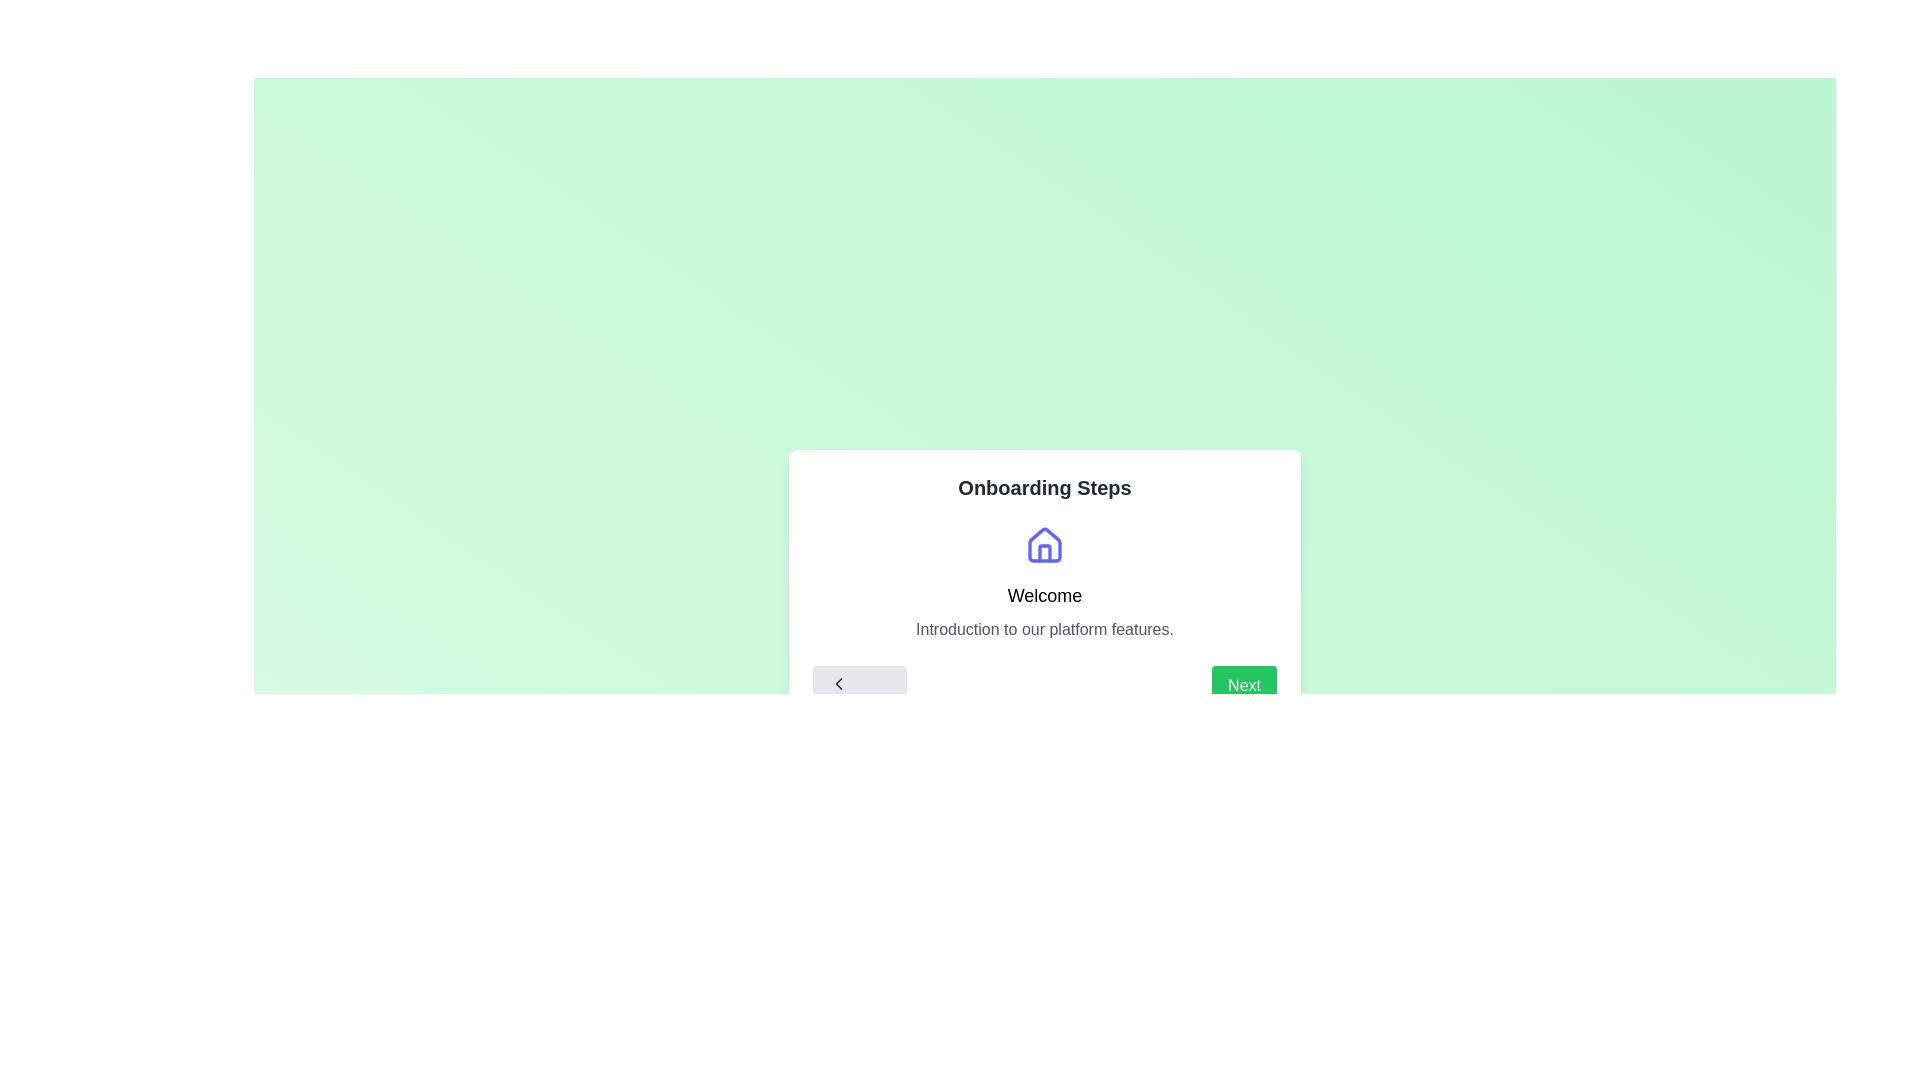 This screenshot has width=1920, height=1080. What do you see at coordinates (1243, 694) in the screenshot?
I see `the 'Next' button, which is the second interactive button in the bottom control group within the card, to proceed to the next step or page` at bounding box center [1243, 694].